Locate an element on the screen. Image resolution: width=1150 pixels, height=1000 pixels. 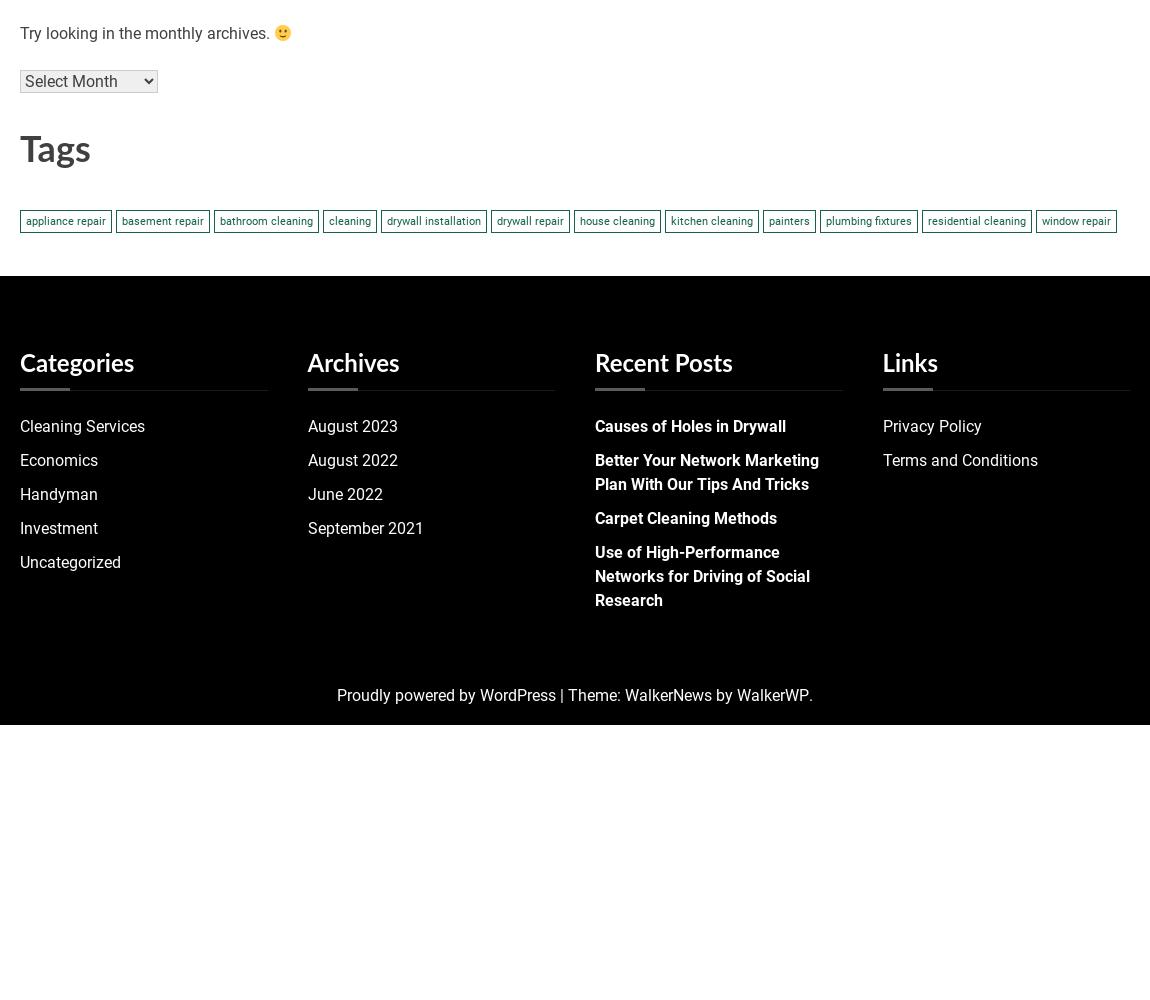
'Tags' is located at coordinates (19, 151).